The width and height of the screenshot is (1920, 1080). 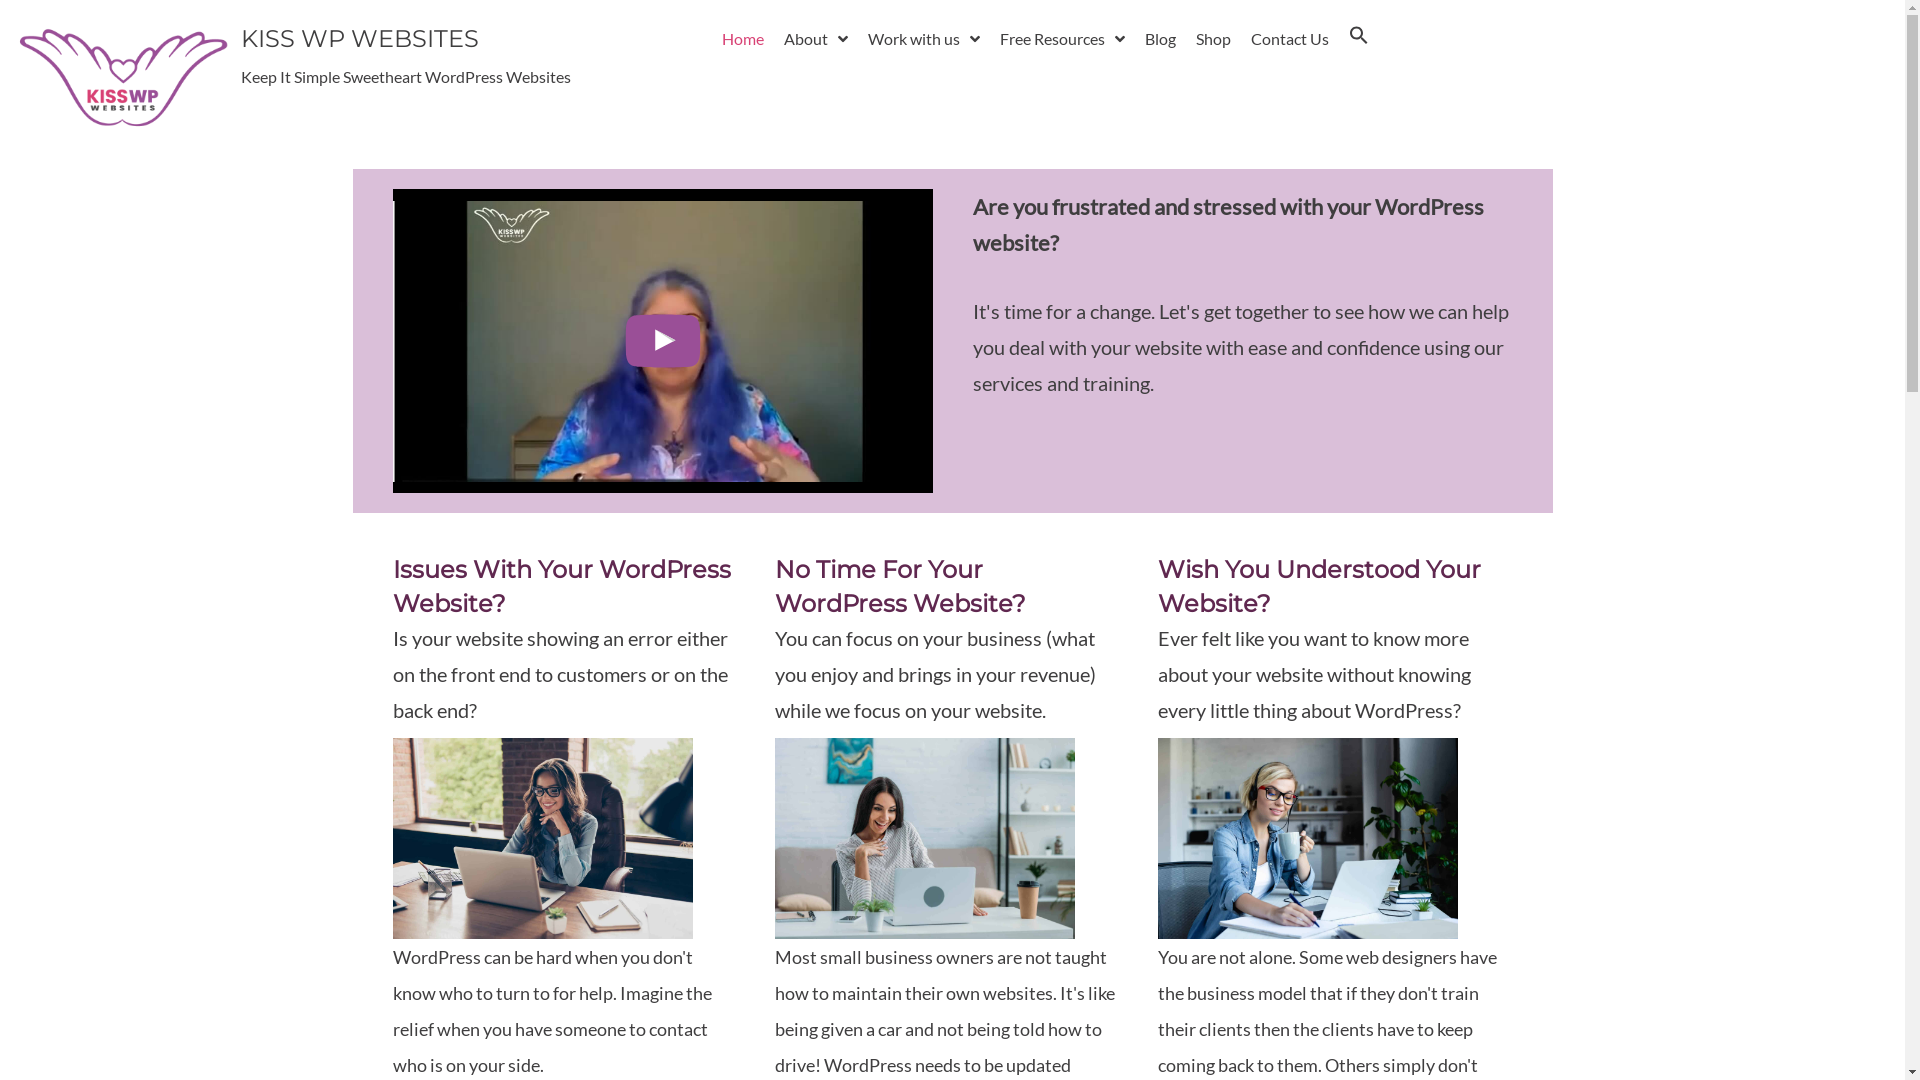 I want to click on 'Shop', so click(x=1212, y=38).